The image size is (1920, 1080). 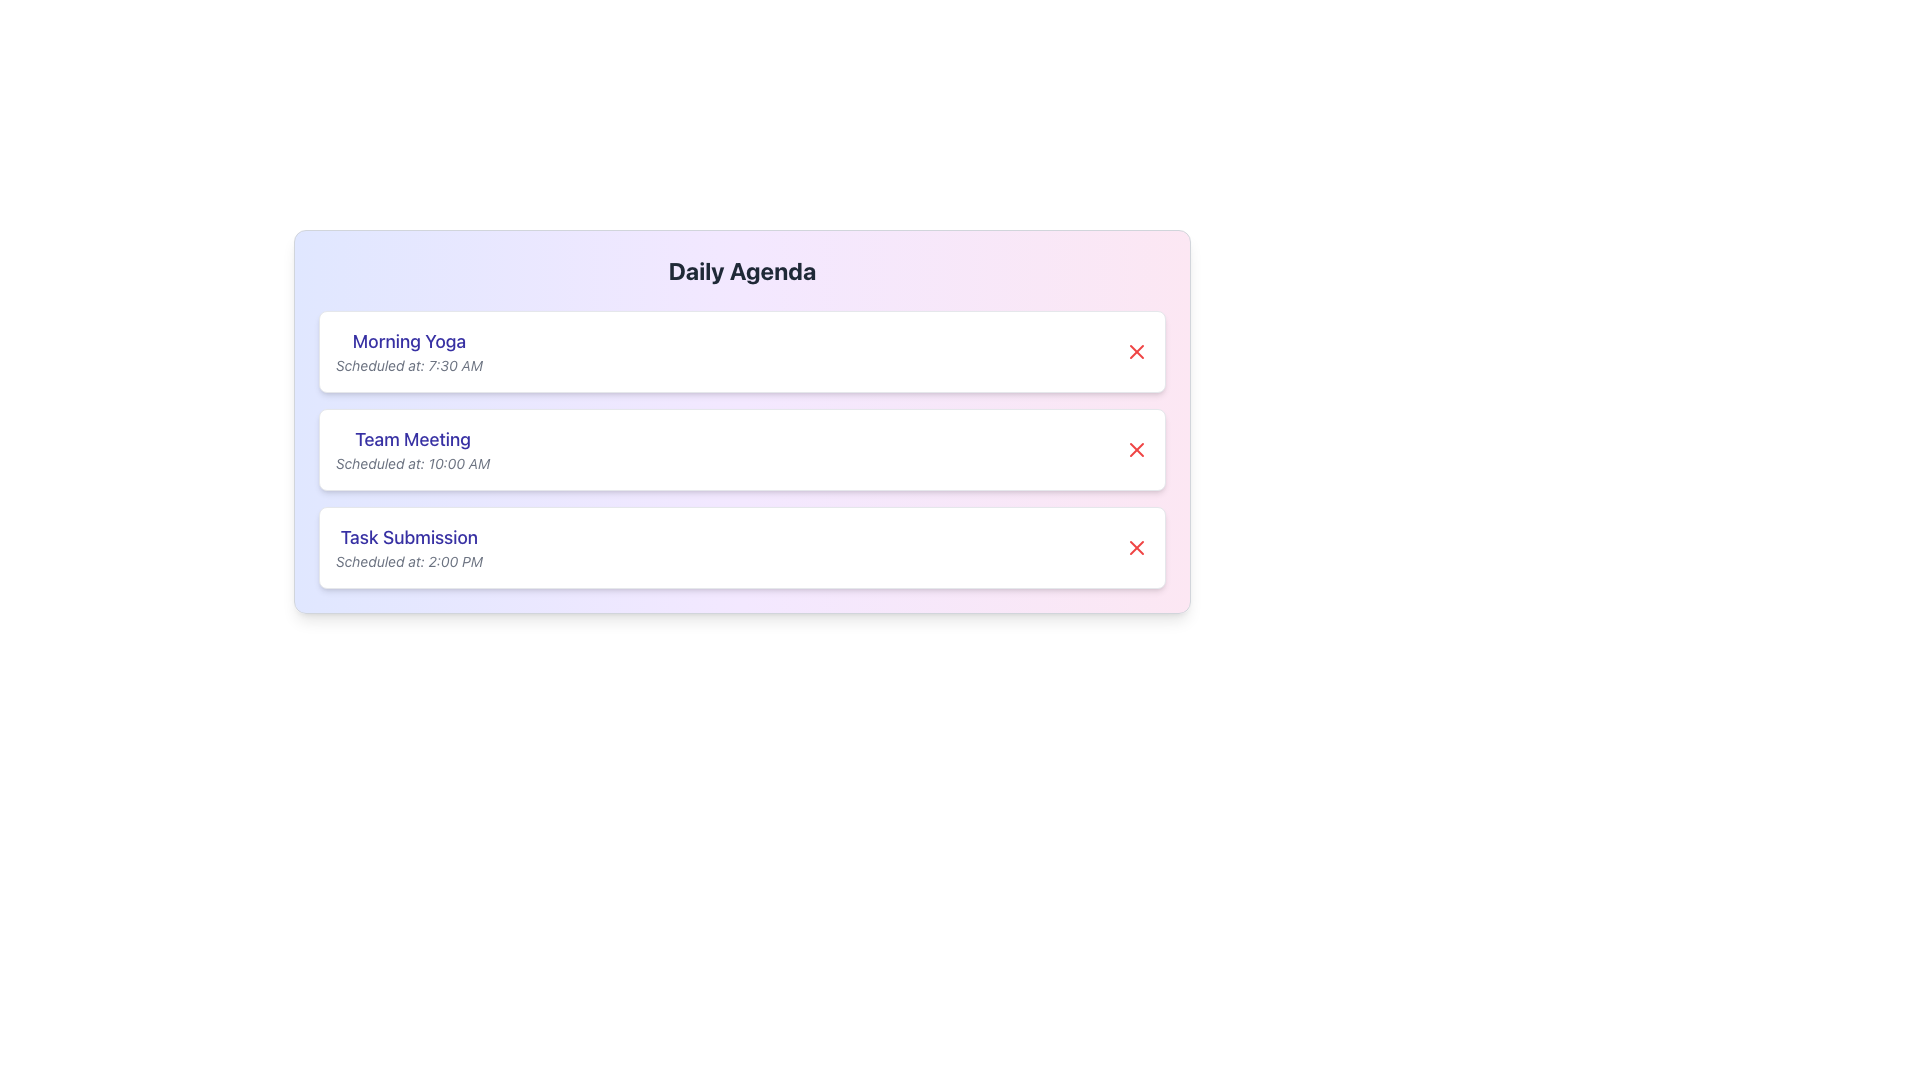 What do you see at coordinates (408, 536) in the screenshot?
I see `the text label indicating the agenda item's name or topic, located at the top of the third card in the list of agenda items` at bounding box center [408, 536].